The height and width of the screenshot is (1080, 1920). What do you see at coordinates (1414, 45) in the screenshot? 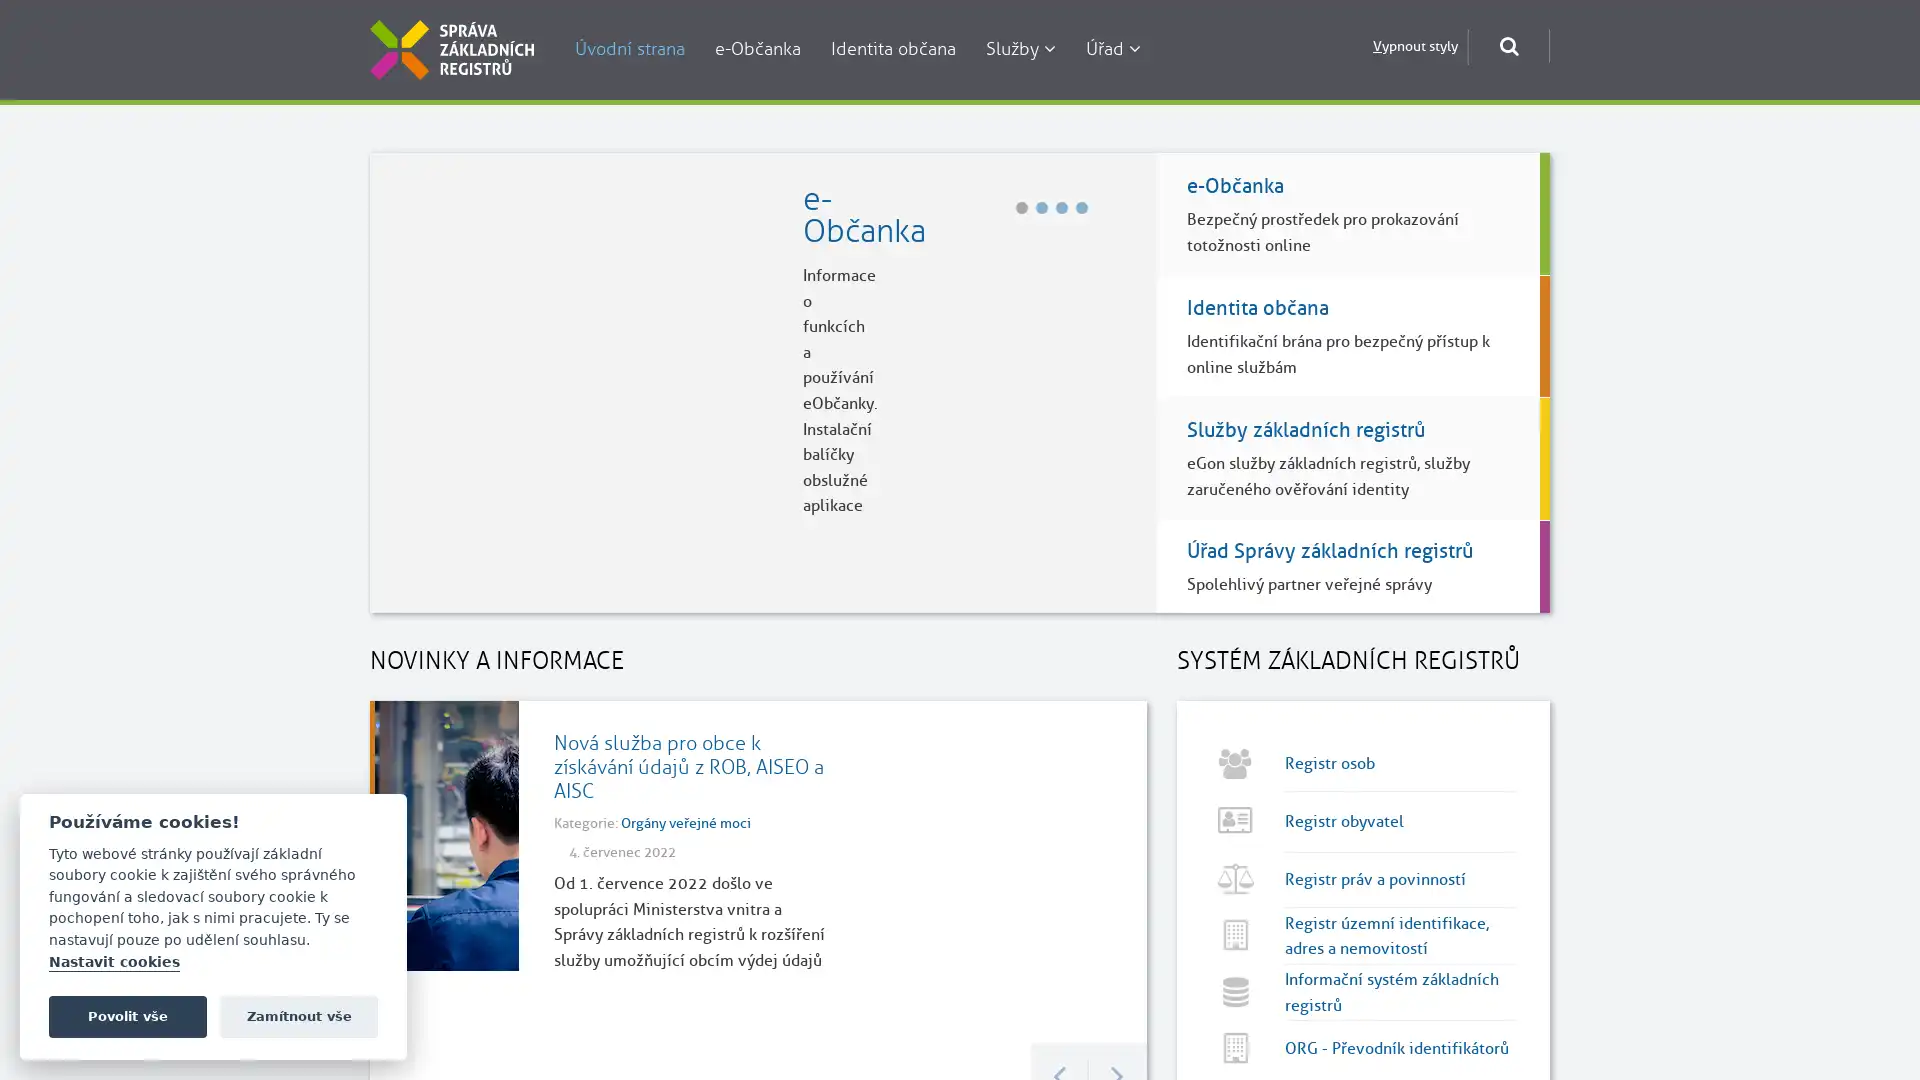
I see `Vypnout styly` at bounding box center [1414, 45].